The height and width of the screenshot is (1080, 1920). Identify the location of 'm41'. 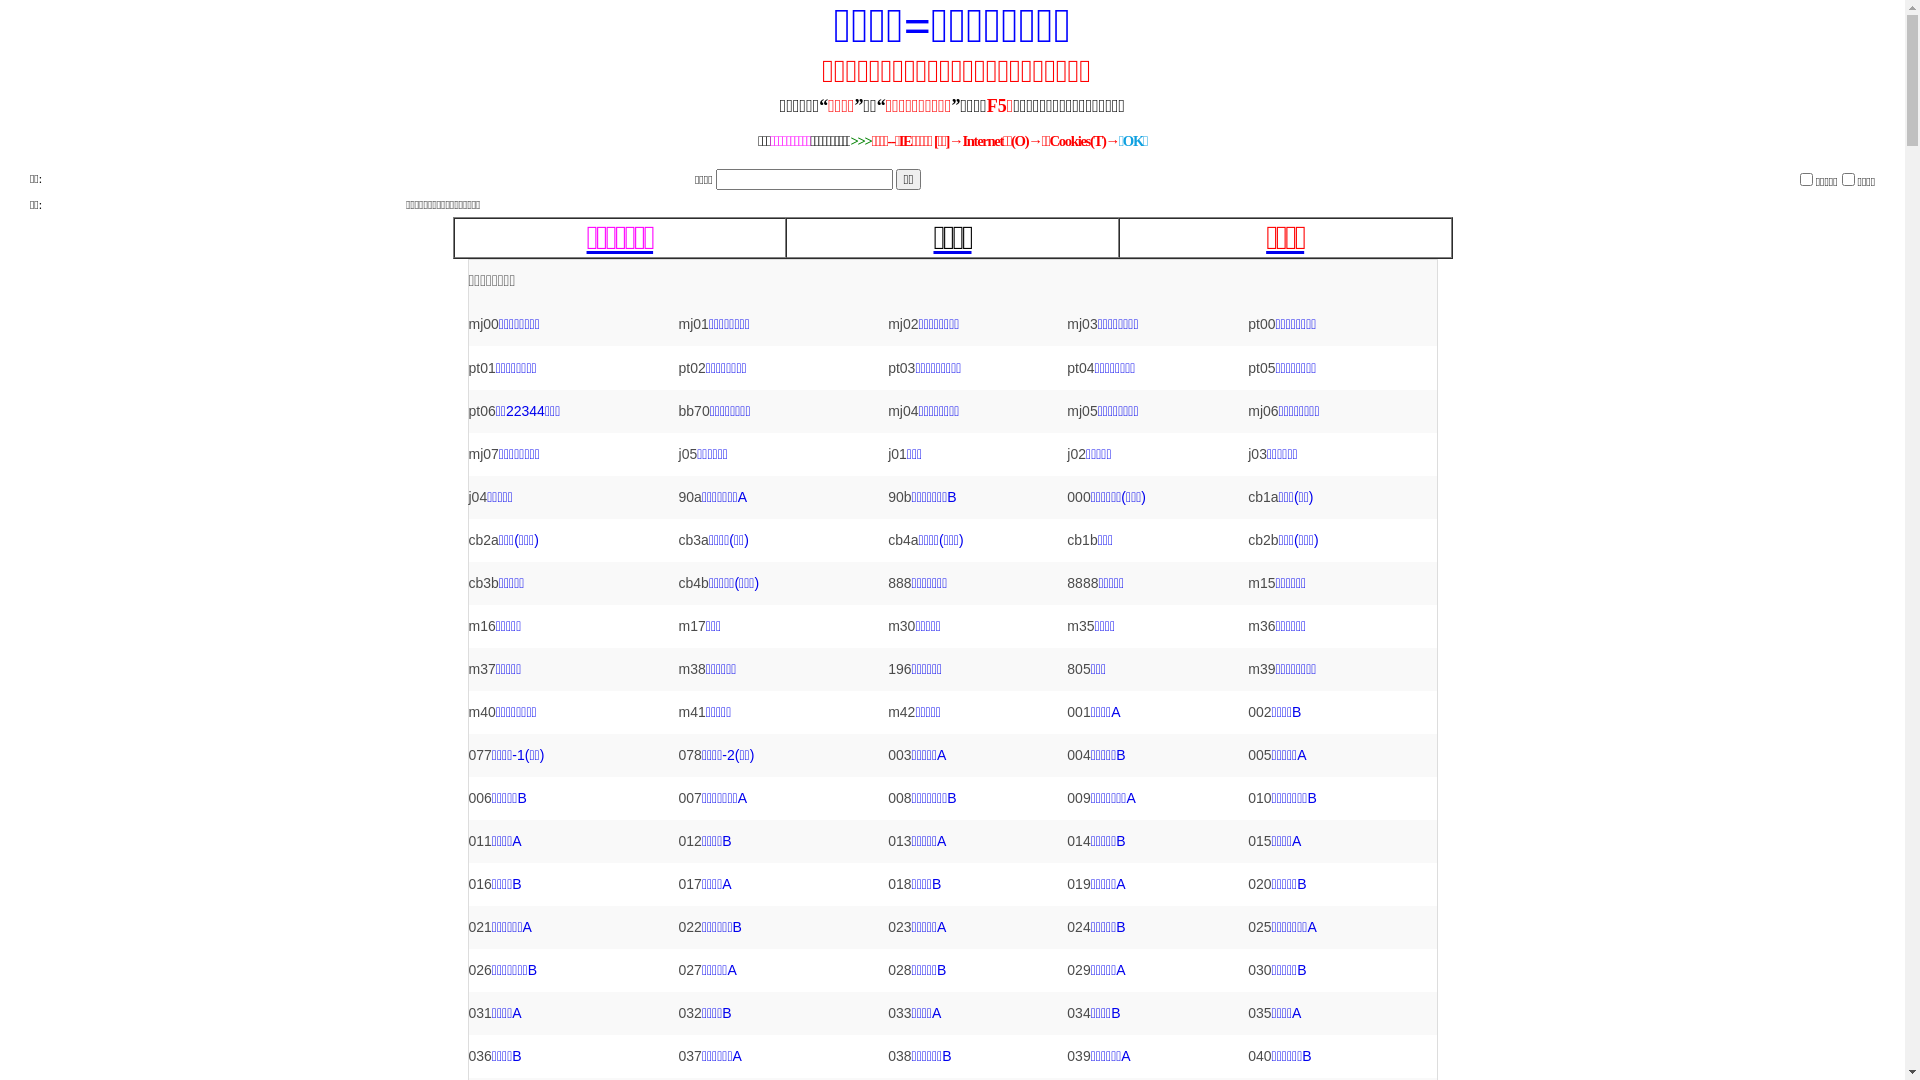
(692, 711).